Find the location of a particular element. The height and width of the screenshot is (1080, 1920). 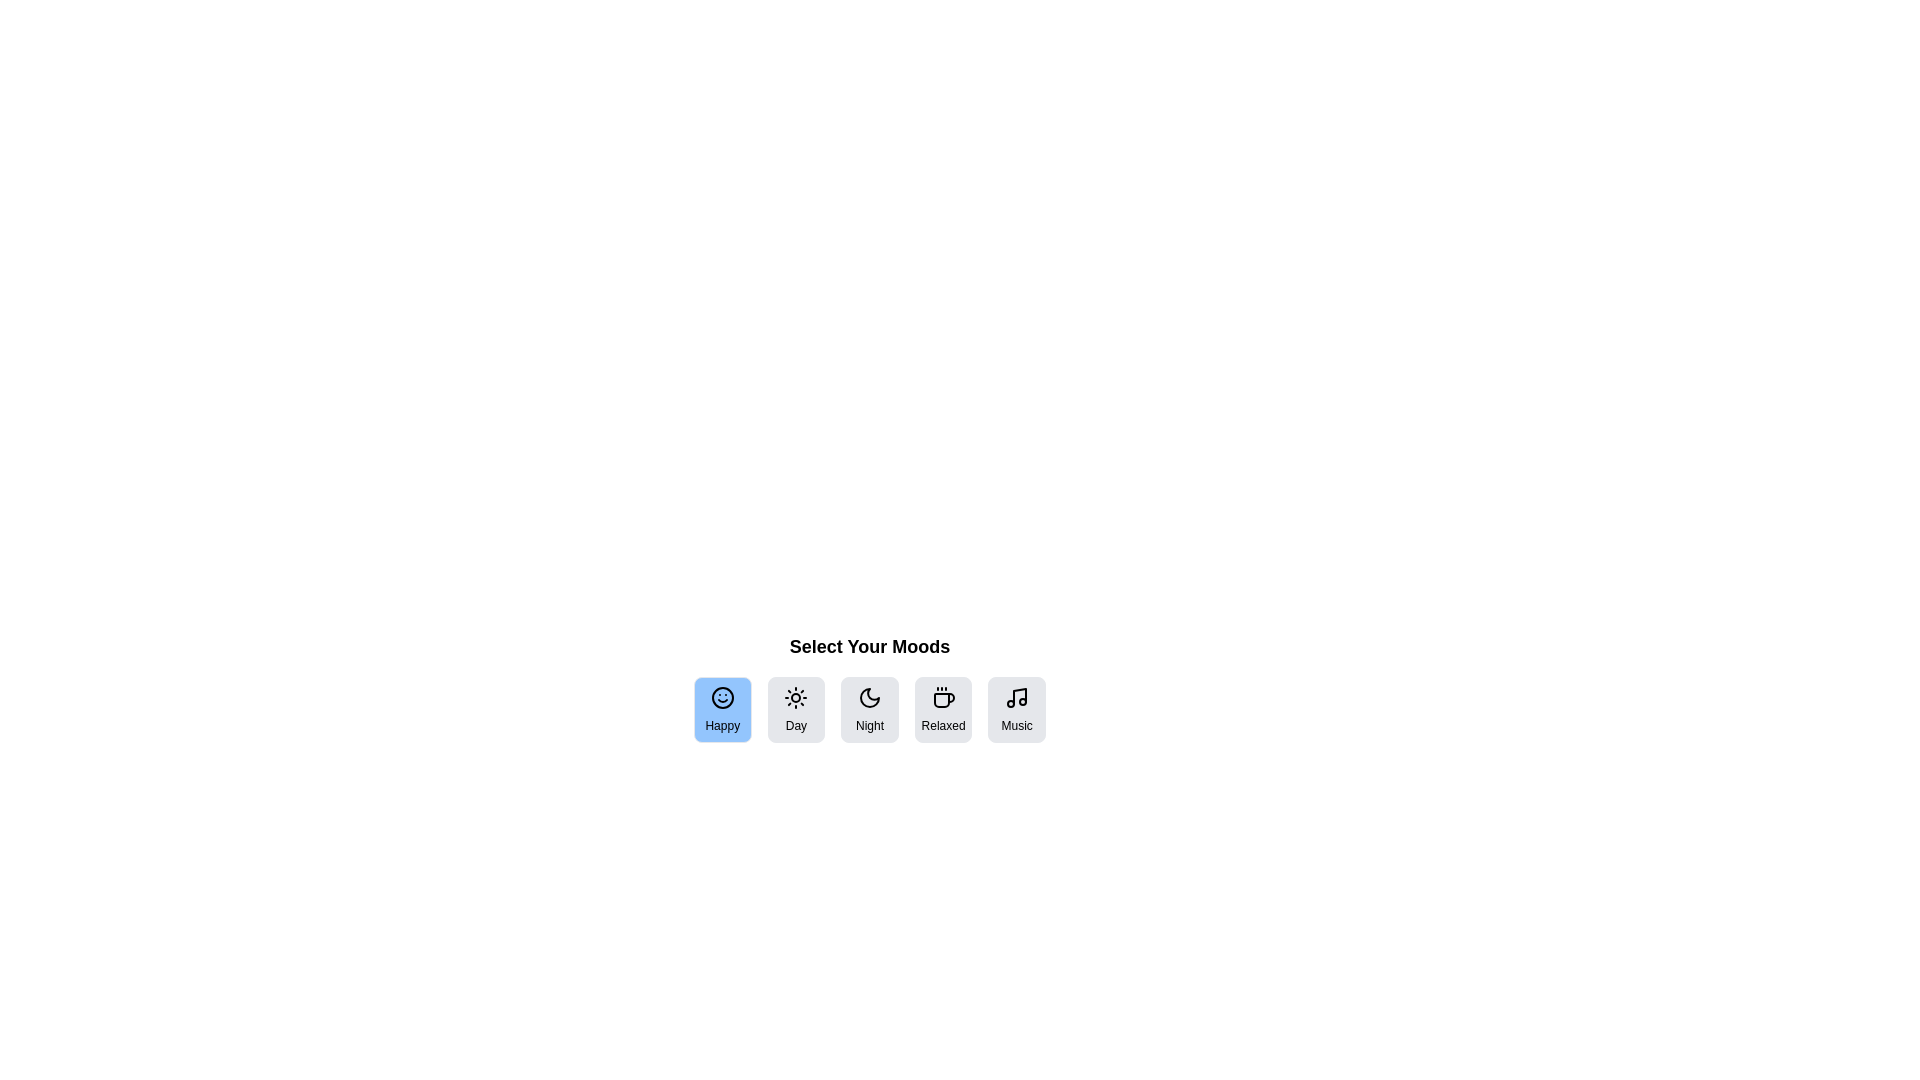

the icon representing the 'Night' option, which is located above the text 'Night' on the button in the center of the UI is located at coordinates (869, 697).